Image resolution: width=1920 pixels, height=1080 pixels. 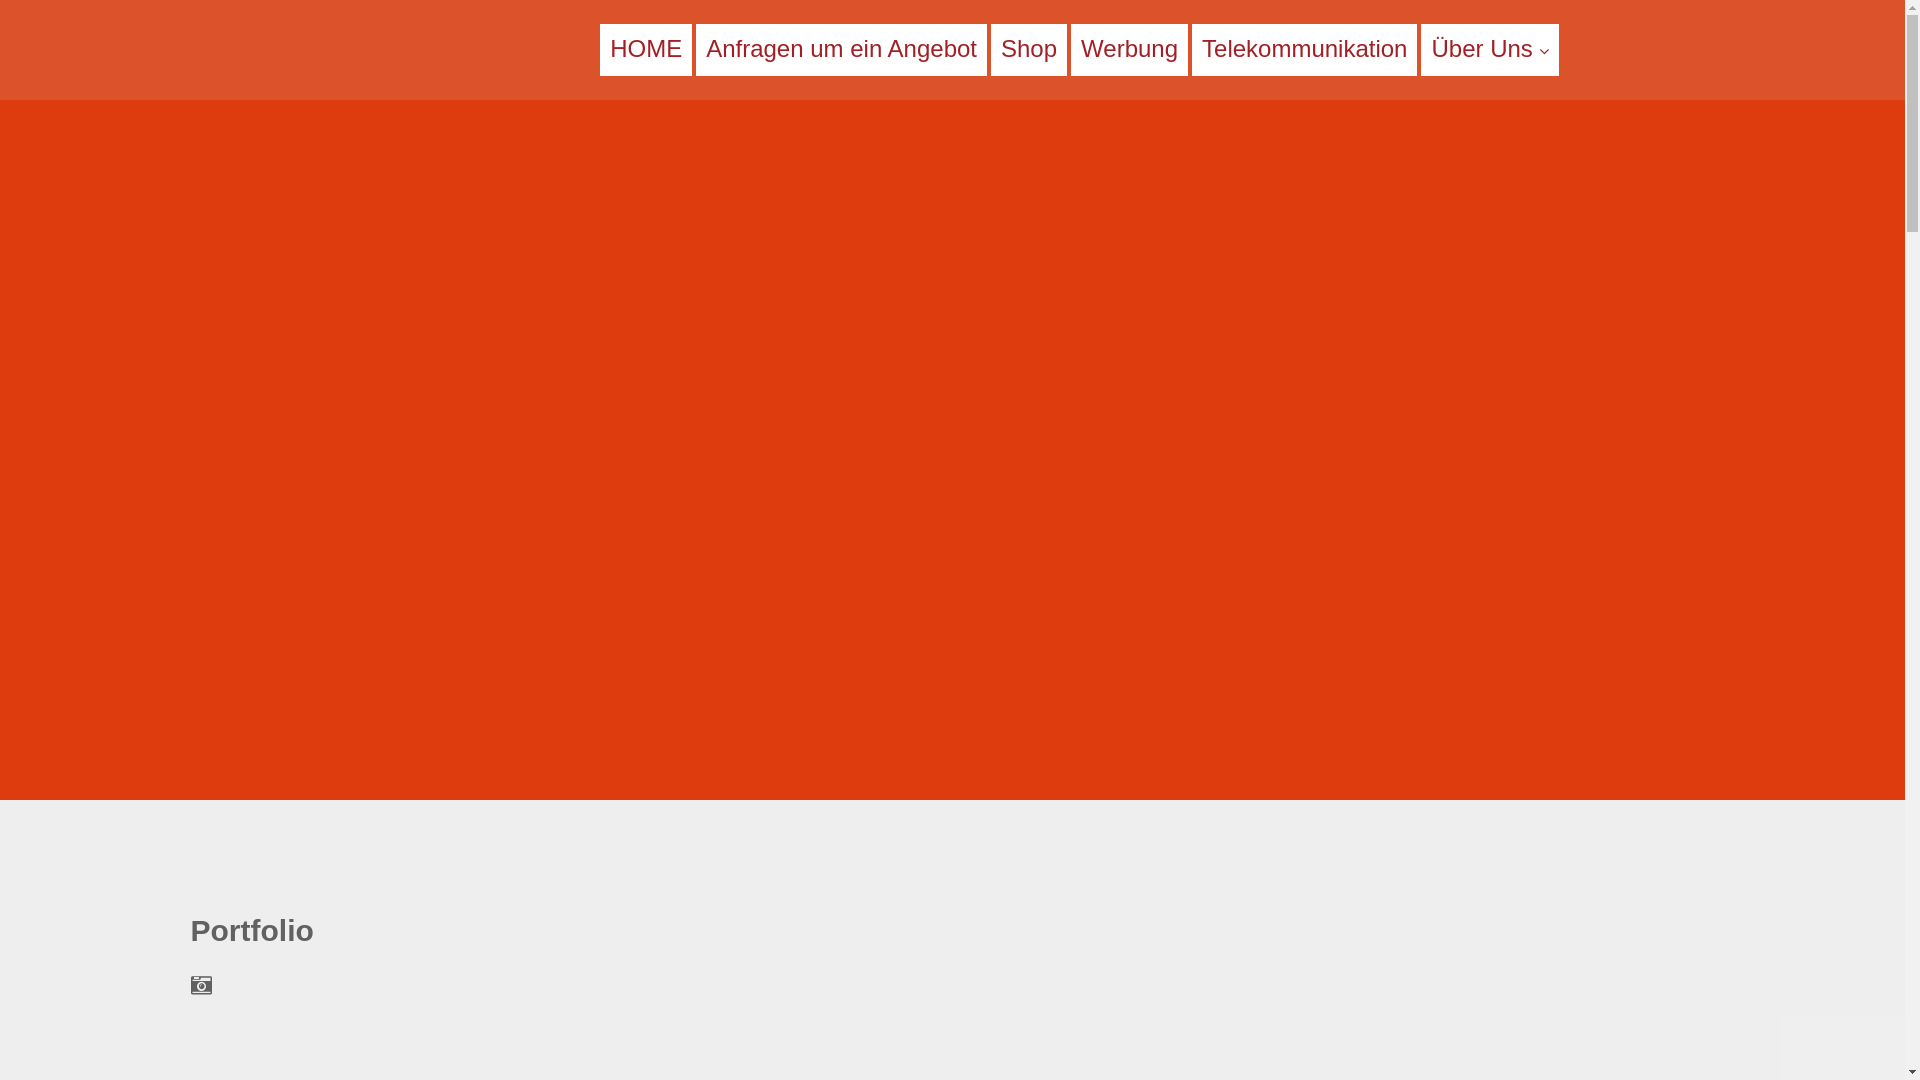 What do you see at coordinates (646, 47) in the screenshot?
I see `'HOME'` at bounding box center [646, 47].